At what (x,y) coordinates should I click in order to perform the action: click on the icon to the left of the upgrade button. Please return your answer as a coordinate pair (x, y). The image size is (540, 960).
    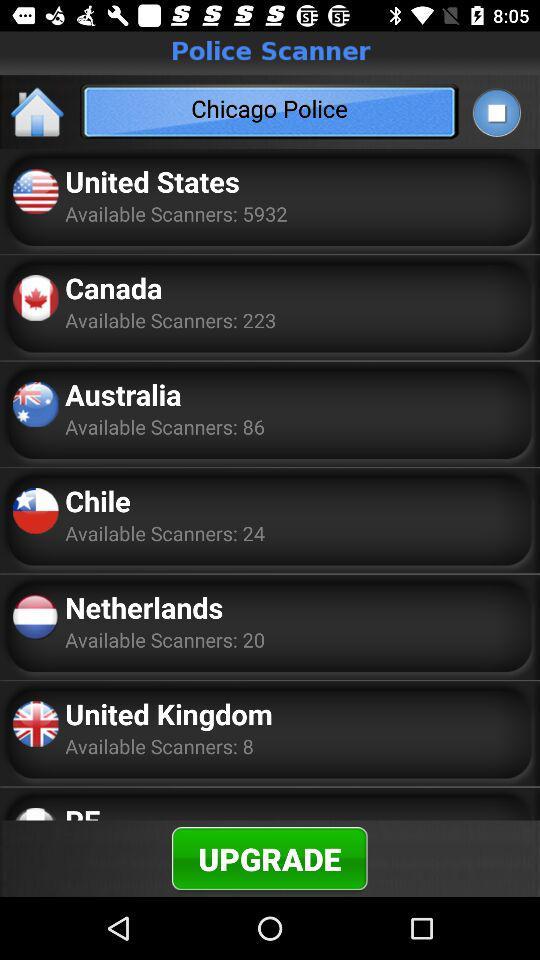
    Looking at the image, I should click on (81, 810).